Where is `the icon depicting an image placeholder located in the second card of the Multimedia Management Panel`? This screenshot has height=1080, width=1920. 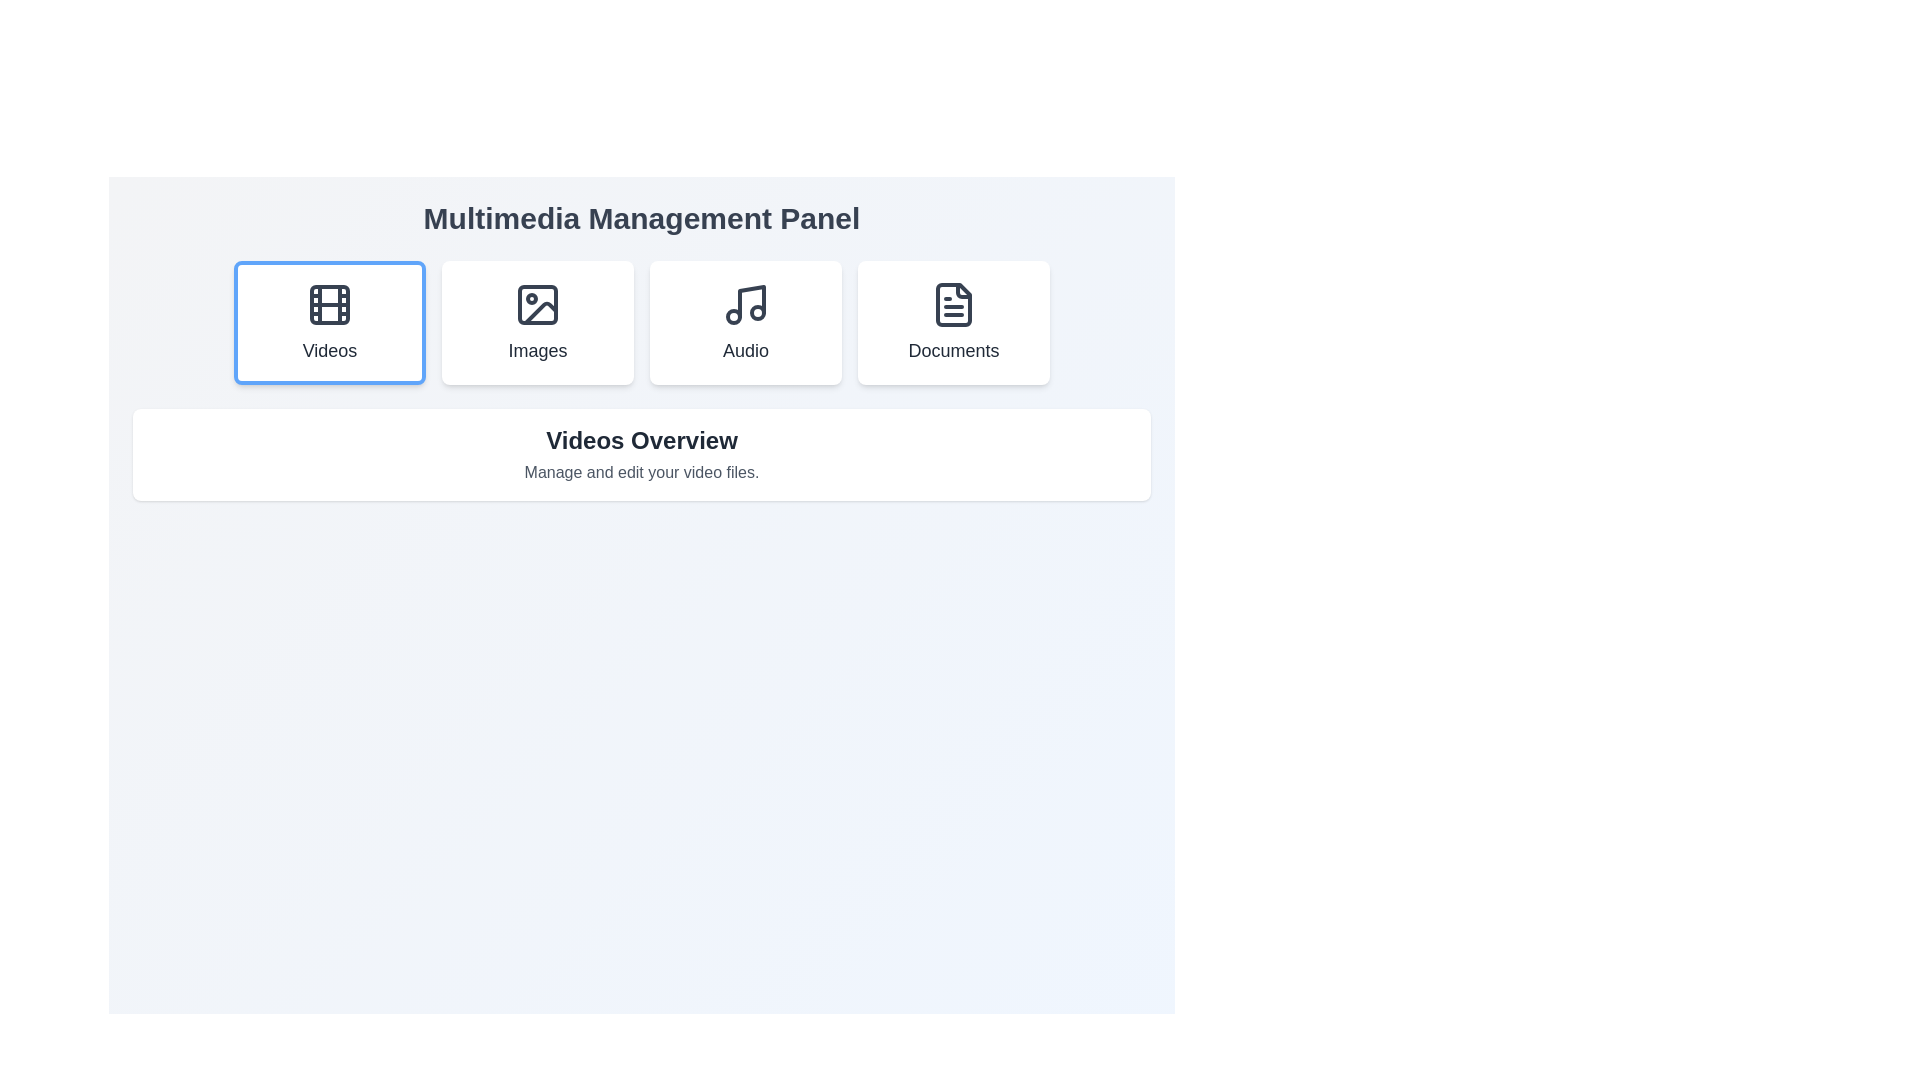
the icon depicting an image placeholder located in the second card of the Multimedia Management Panel is located at coordinates (537, 304).